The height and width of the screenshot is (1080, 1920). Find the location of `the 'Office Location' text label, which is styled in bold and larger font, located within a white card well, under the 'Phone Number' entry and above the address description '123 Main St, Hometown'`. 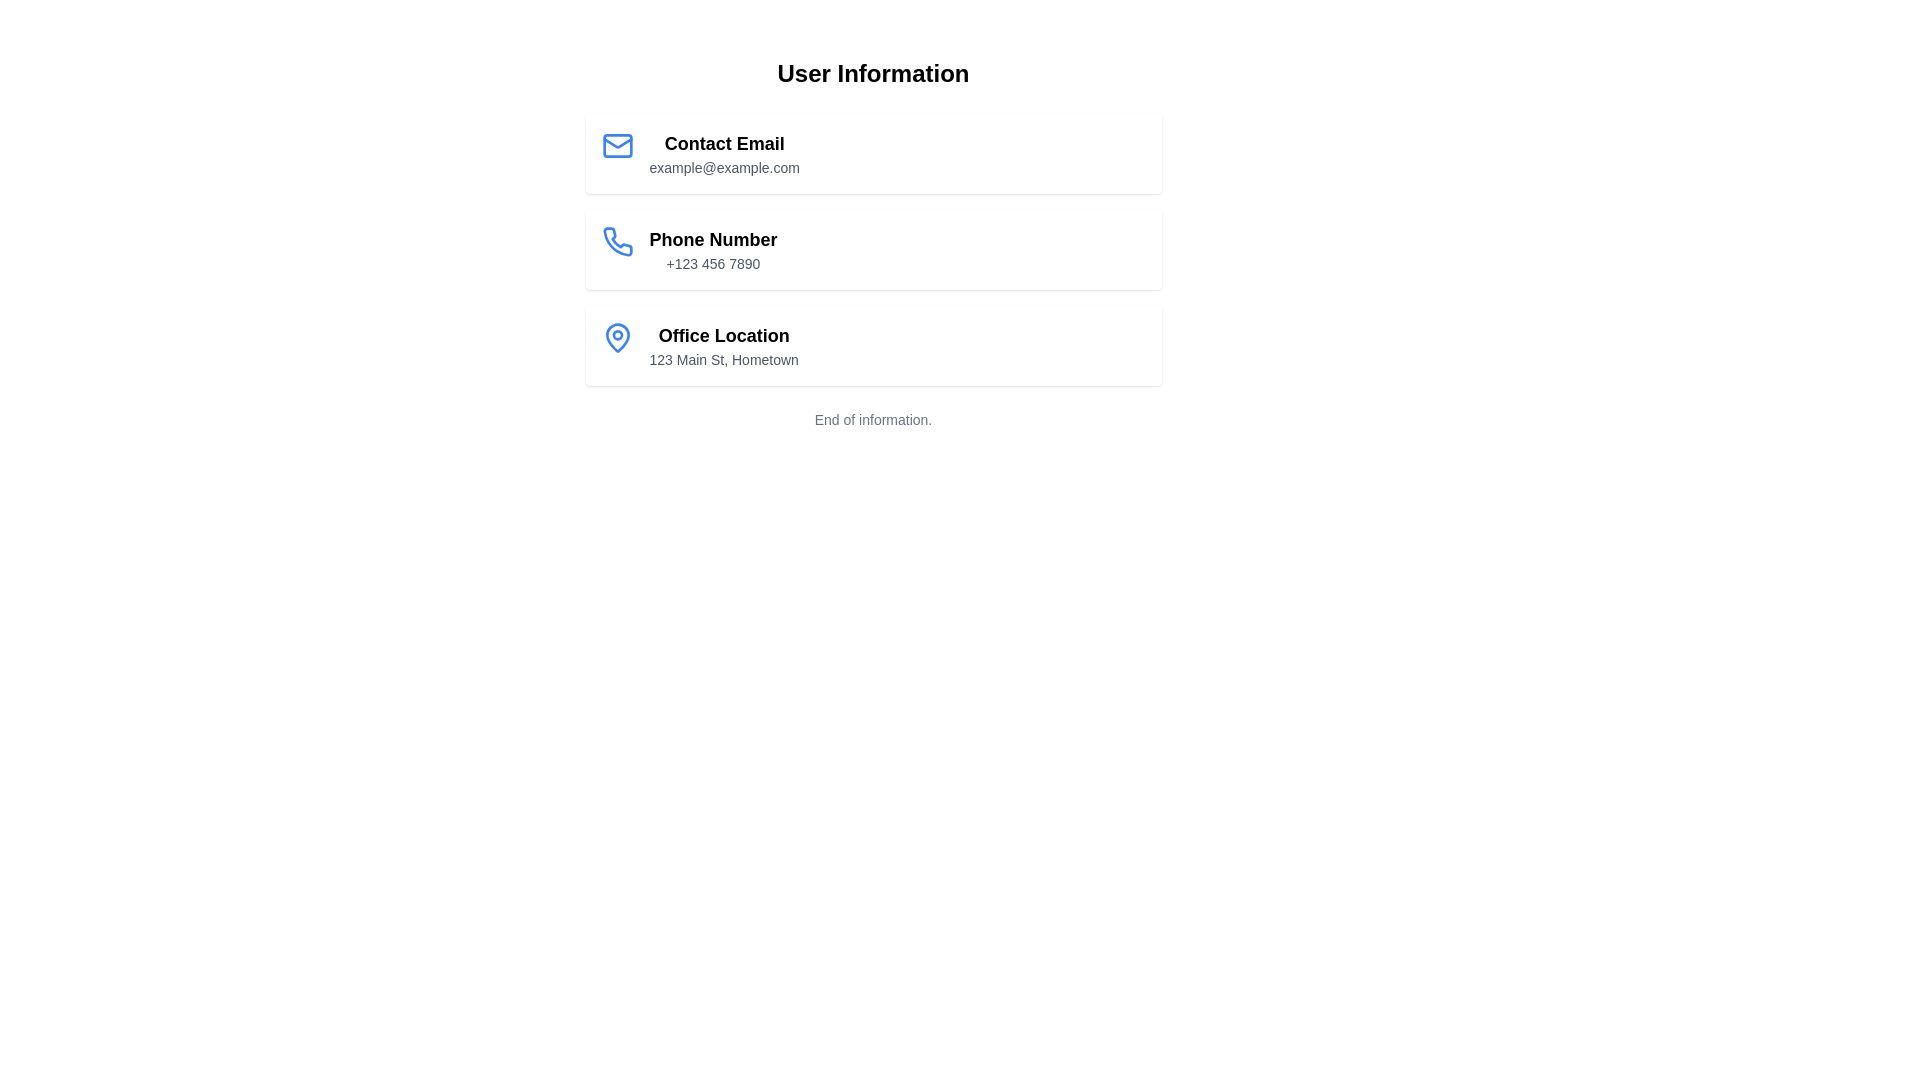

the 'Office Location' text label, which is styled in bold and larger font, located within a white card well, under the 'Phone Number' entry and above the address description '123 Main St, Hometown' is located at coordinates (723, 334).